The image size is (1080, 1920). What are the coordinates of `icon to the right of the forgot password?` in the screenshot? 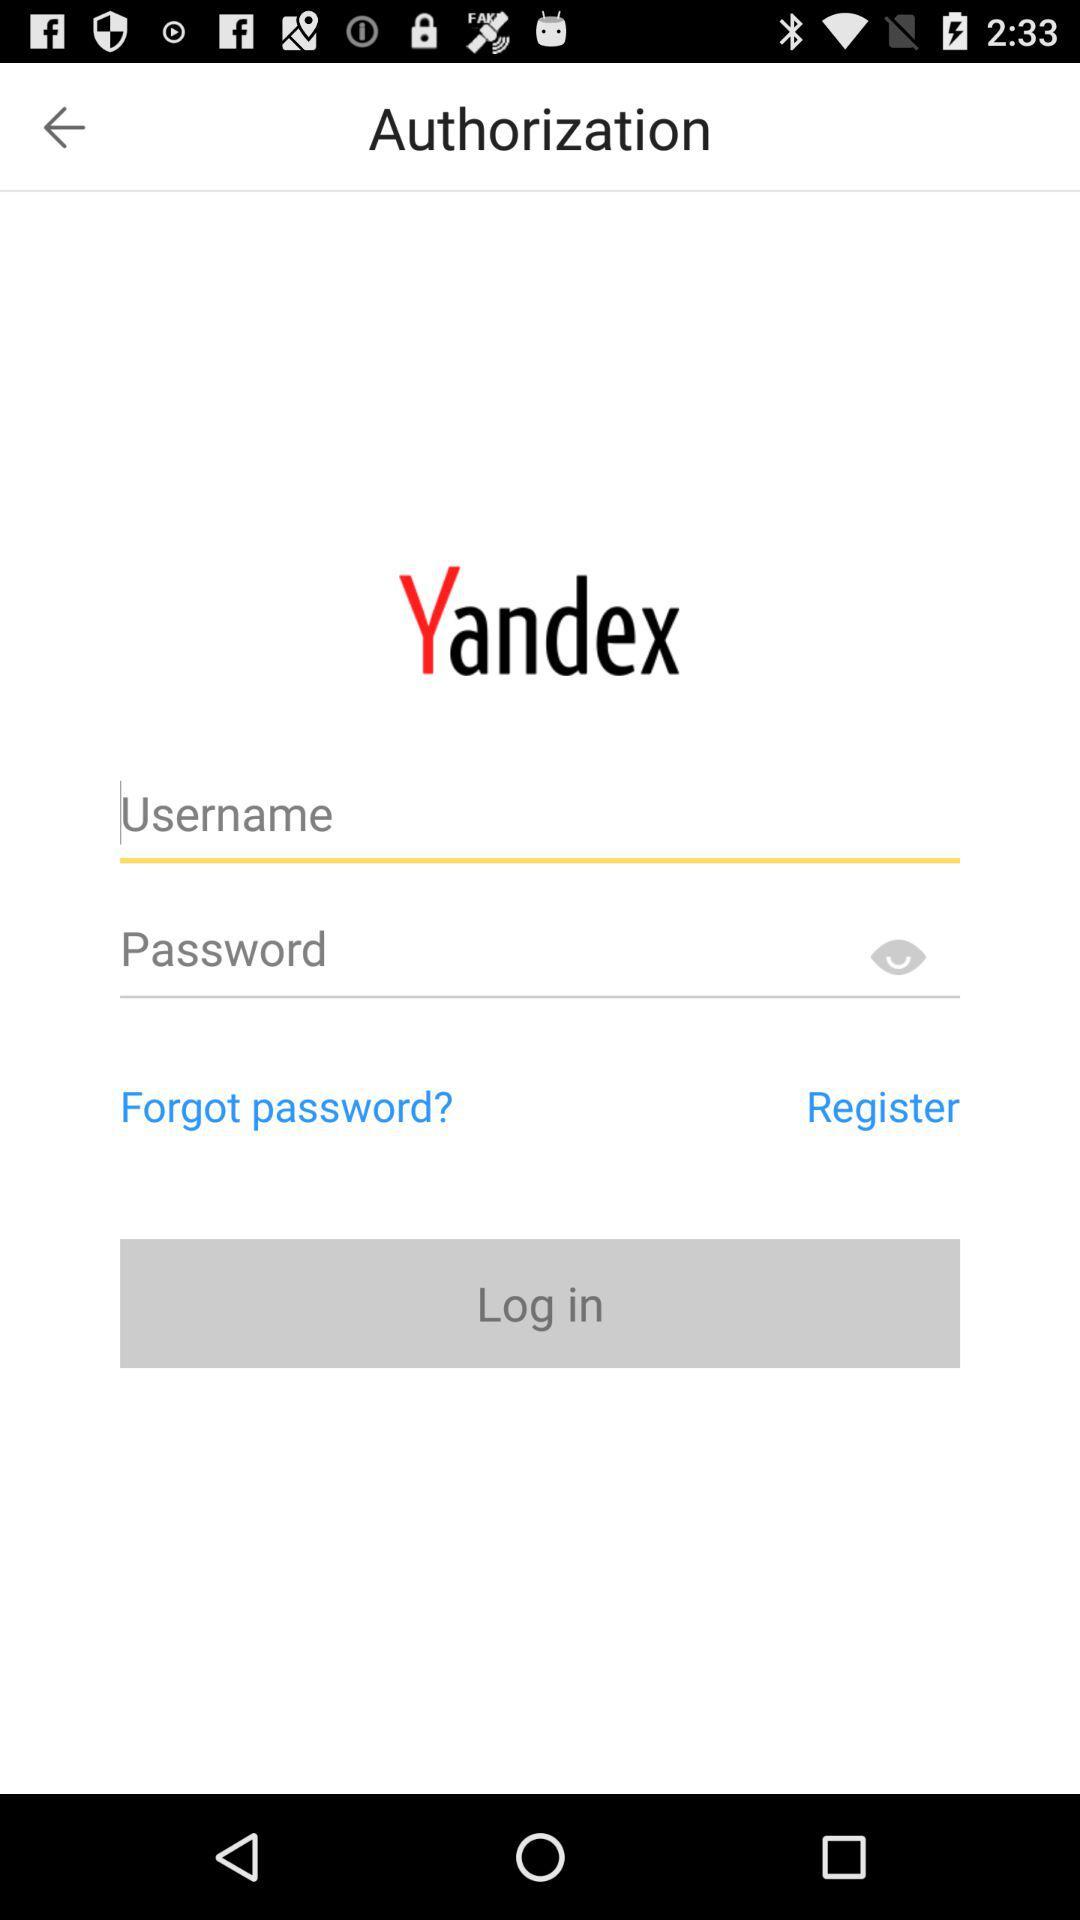 It's located at (790, 1104).